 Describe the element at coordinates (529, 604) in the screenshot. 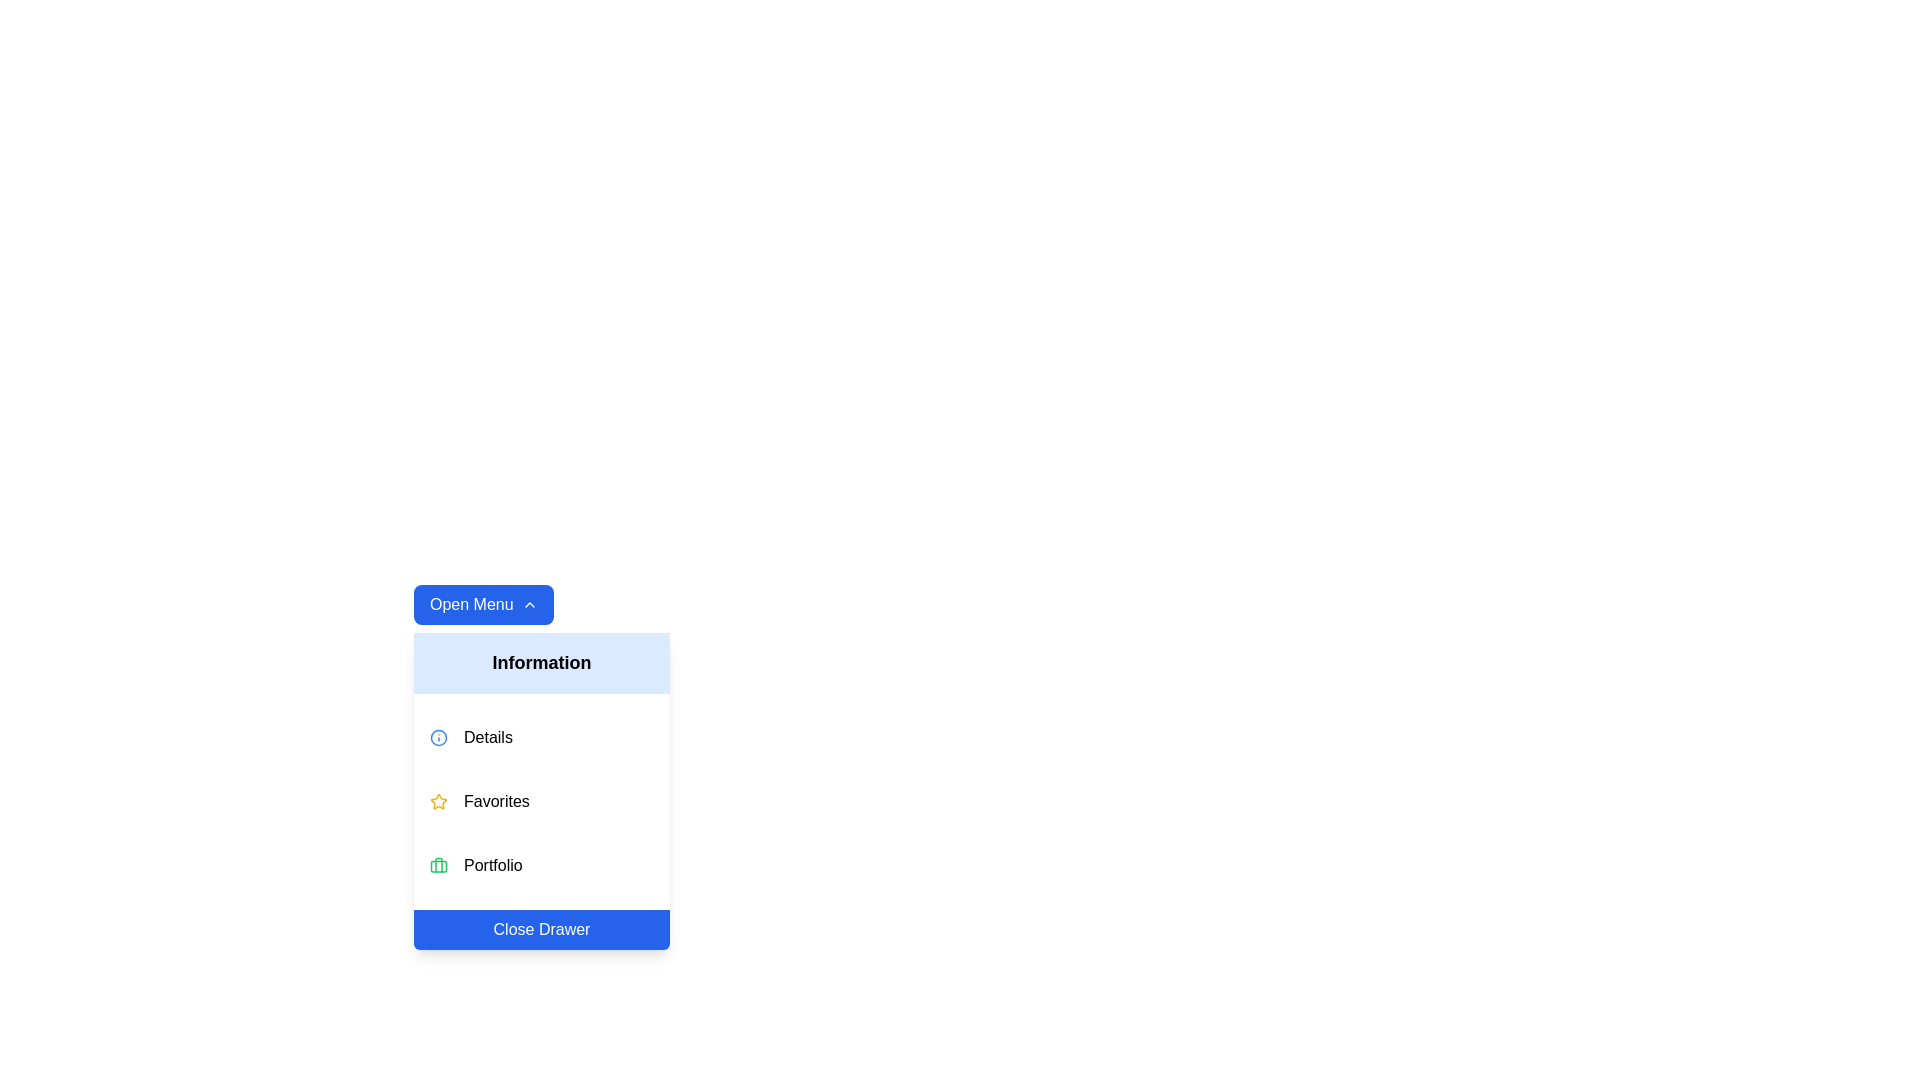

I see `the expandable menu icon located to the right of the 'Open Menu' button near the top left of the menu interface` at that location.